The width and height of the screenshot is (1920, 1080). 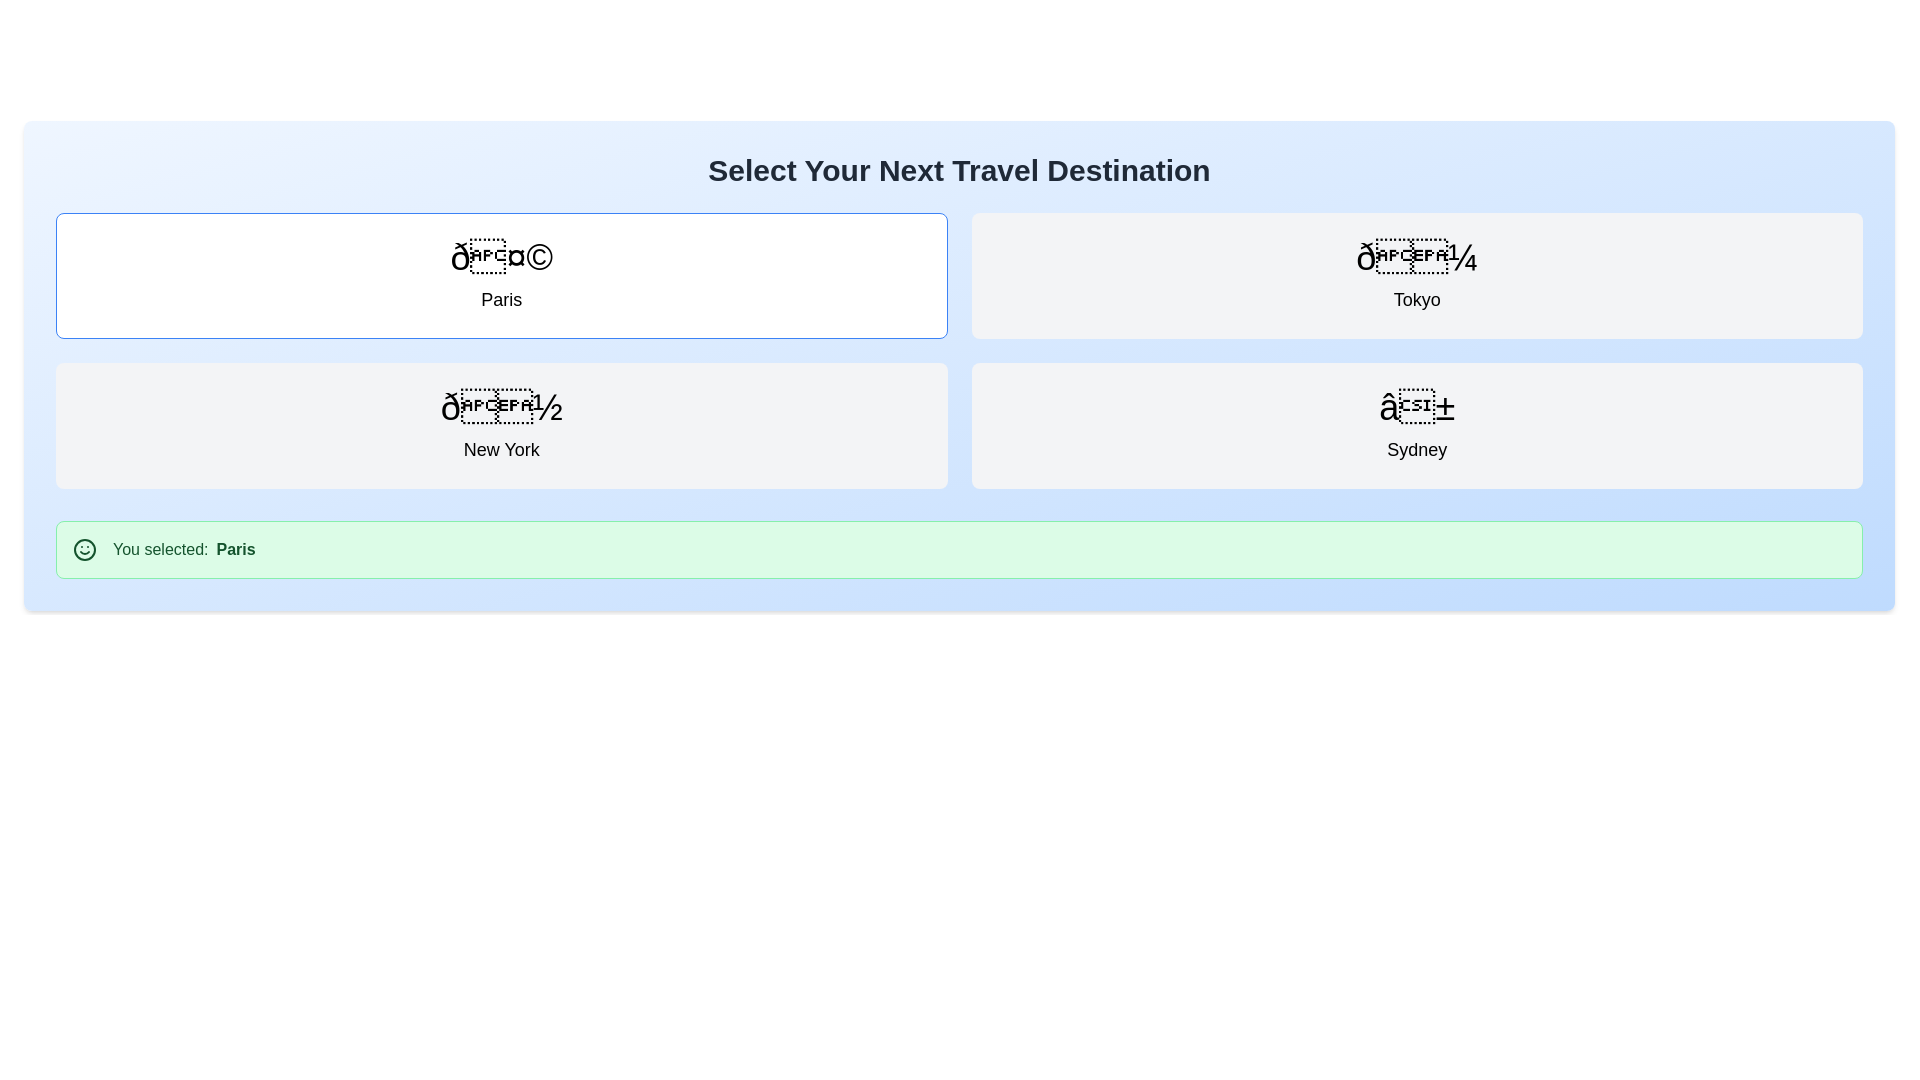 What do you see at coordinates (84, 550) in the screenshot?
I see `the decorative icon located at the far-left side of the green-highlighted box that displays the text 'You selected: Paris'` at bounding box center [84, 550].